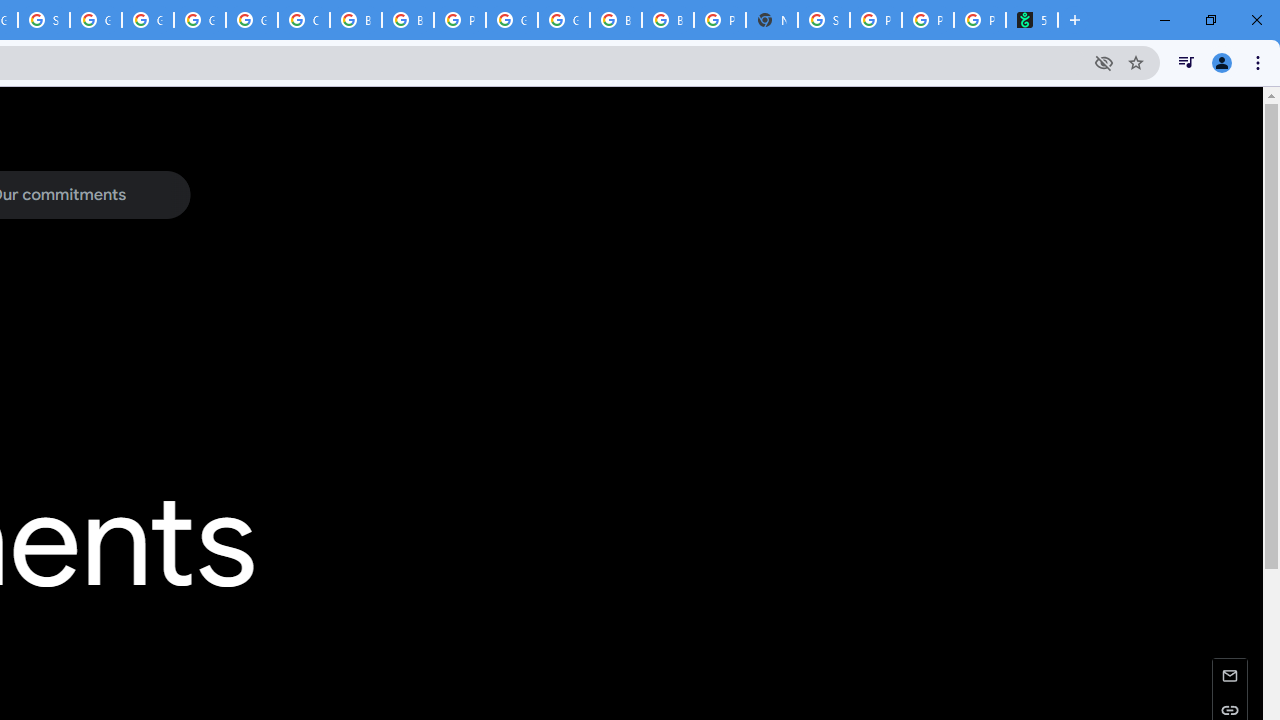 The image size is (1280, 720). I want to click on 'New Tab', so click(770, 20).